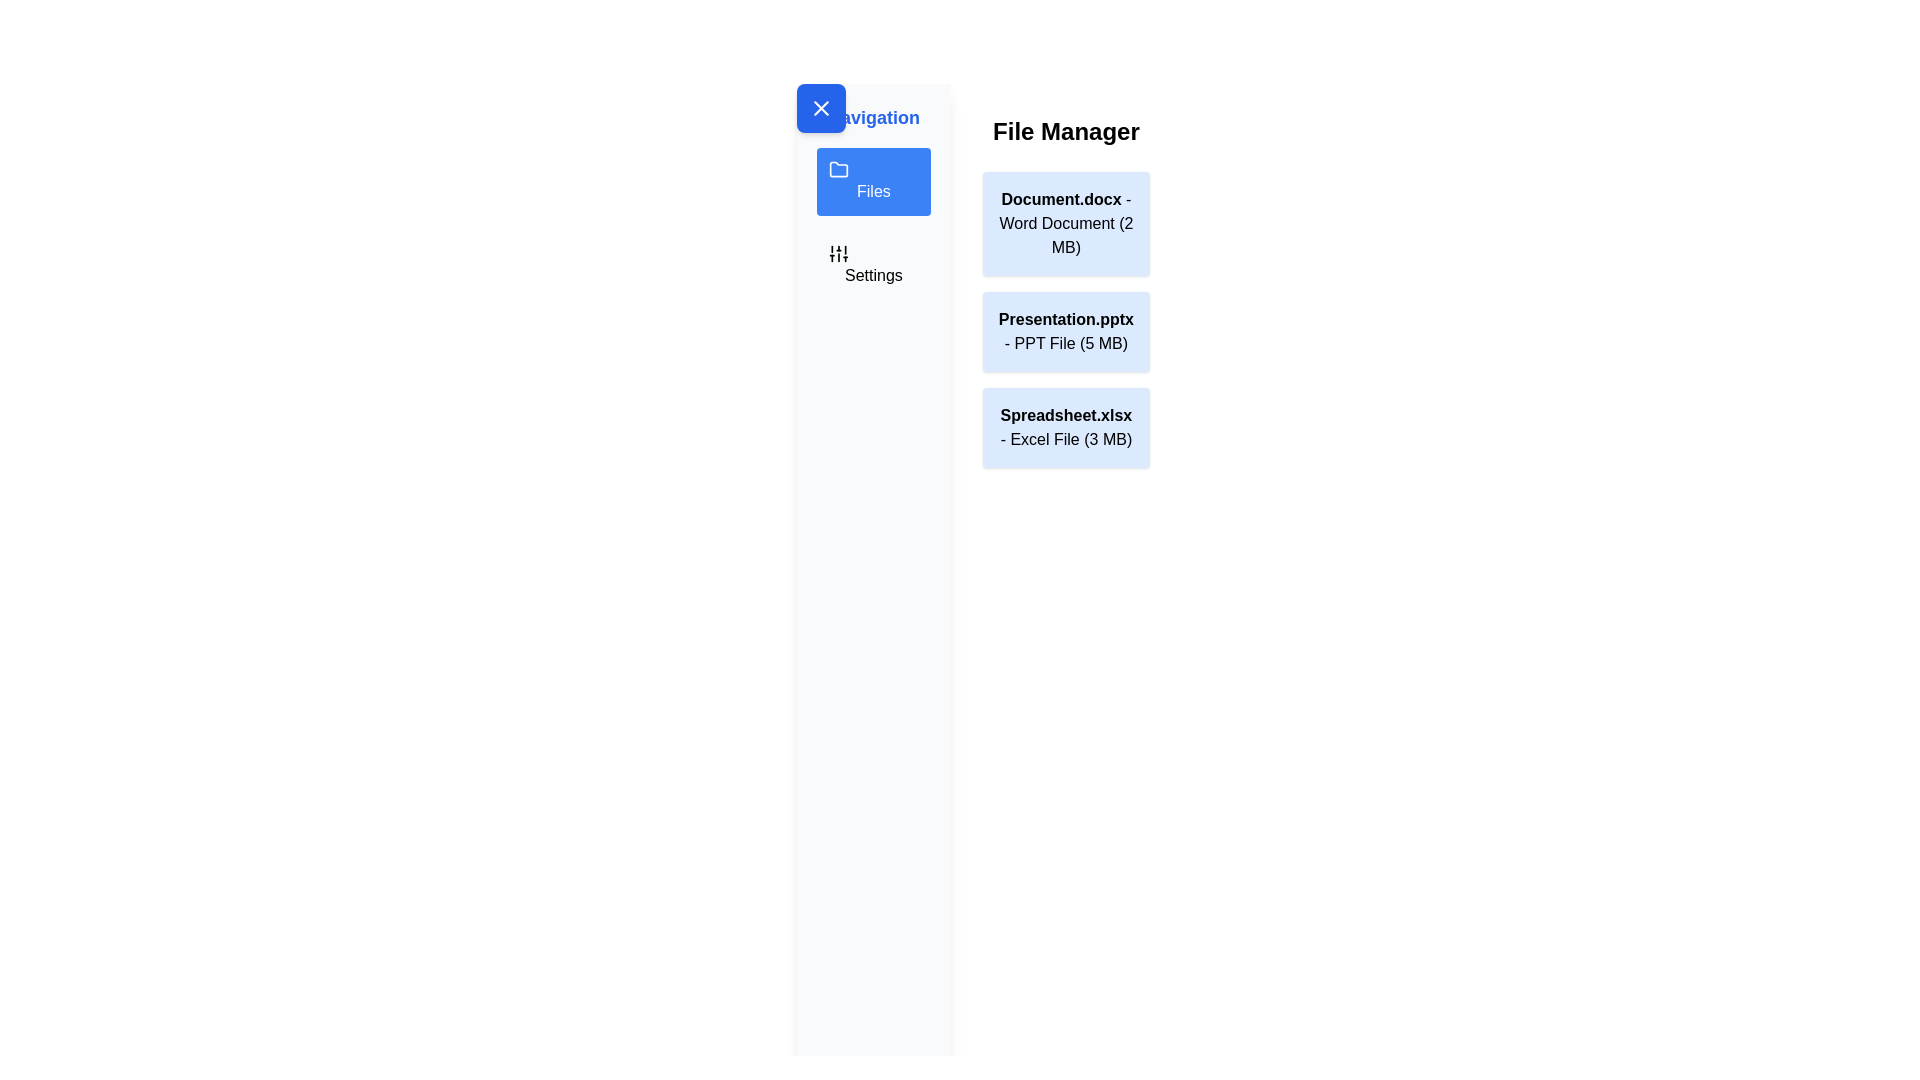 The width and height of the screenshot is (1920, 1080). Describe the element at coordinates (873, 265) in the screenshot. I see `the settings Nav Button located directly below the 'Files' button in the left navigation menu` at that location.